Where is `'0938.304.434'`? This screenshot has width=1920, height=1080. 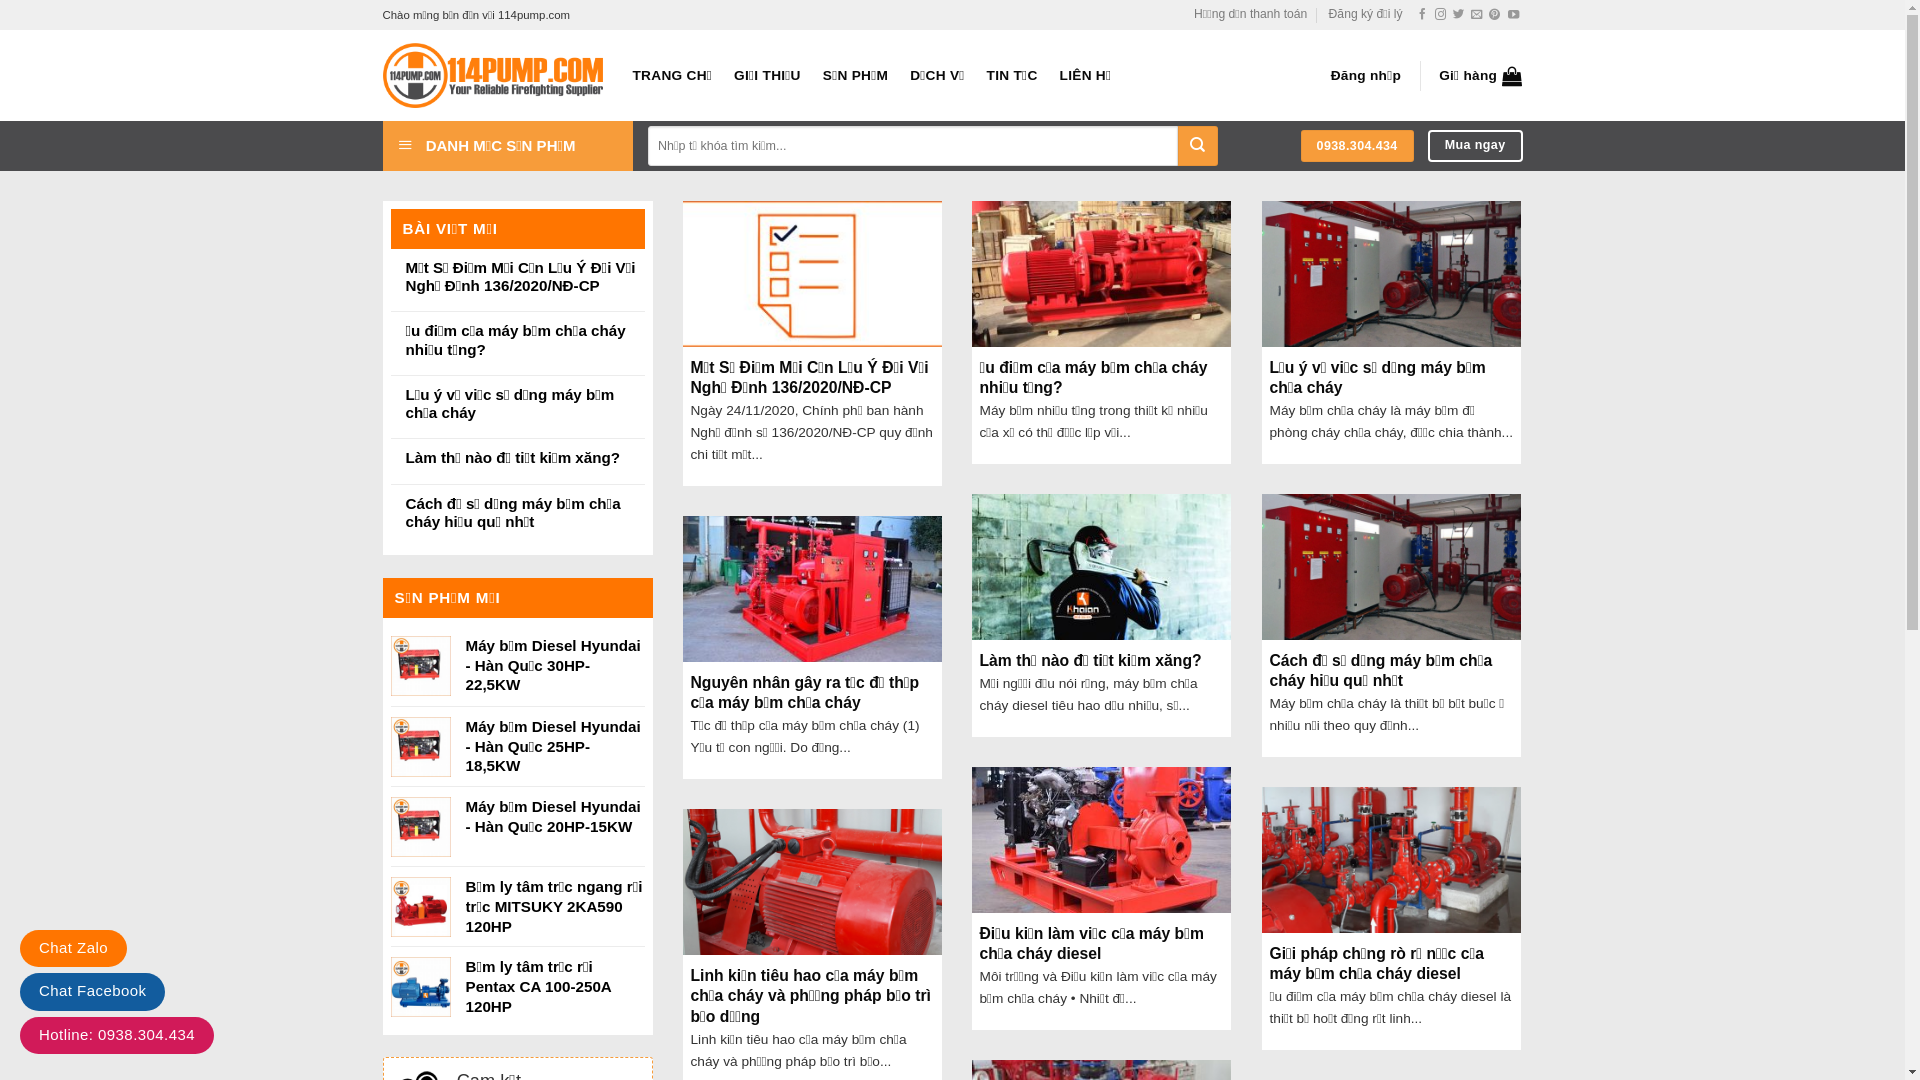
'0938.304.434' is located at coordinates (1357, 145).